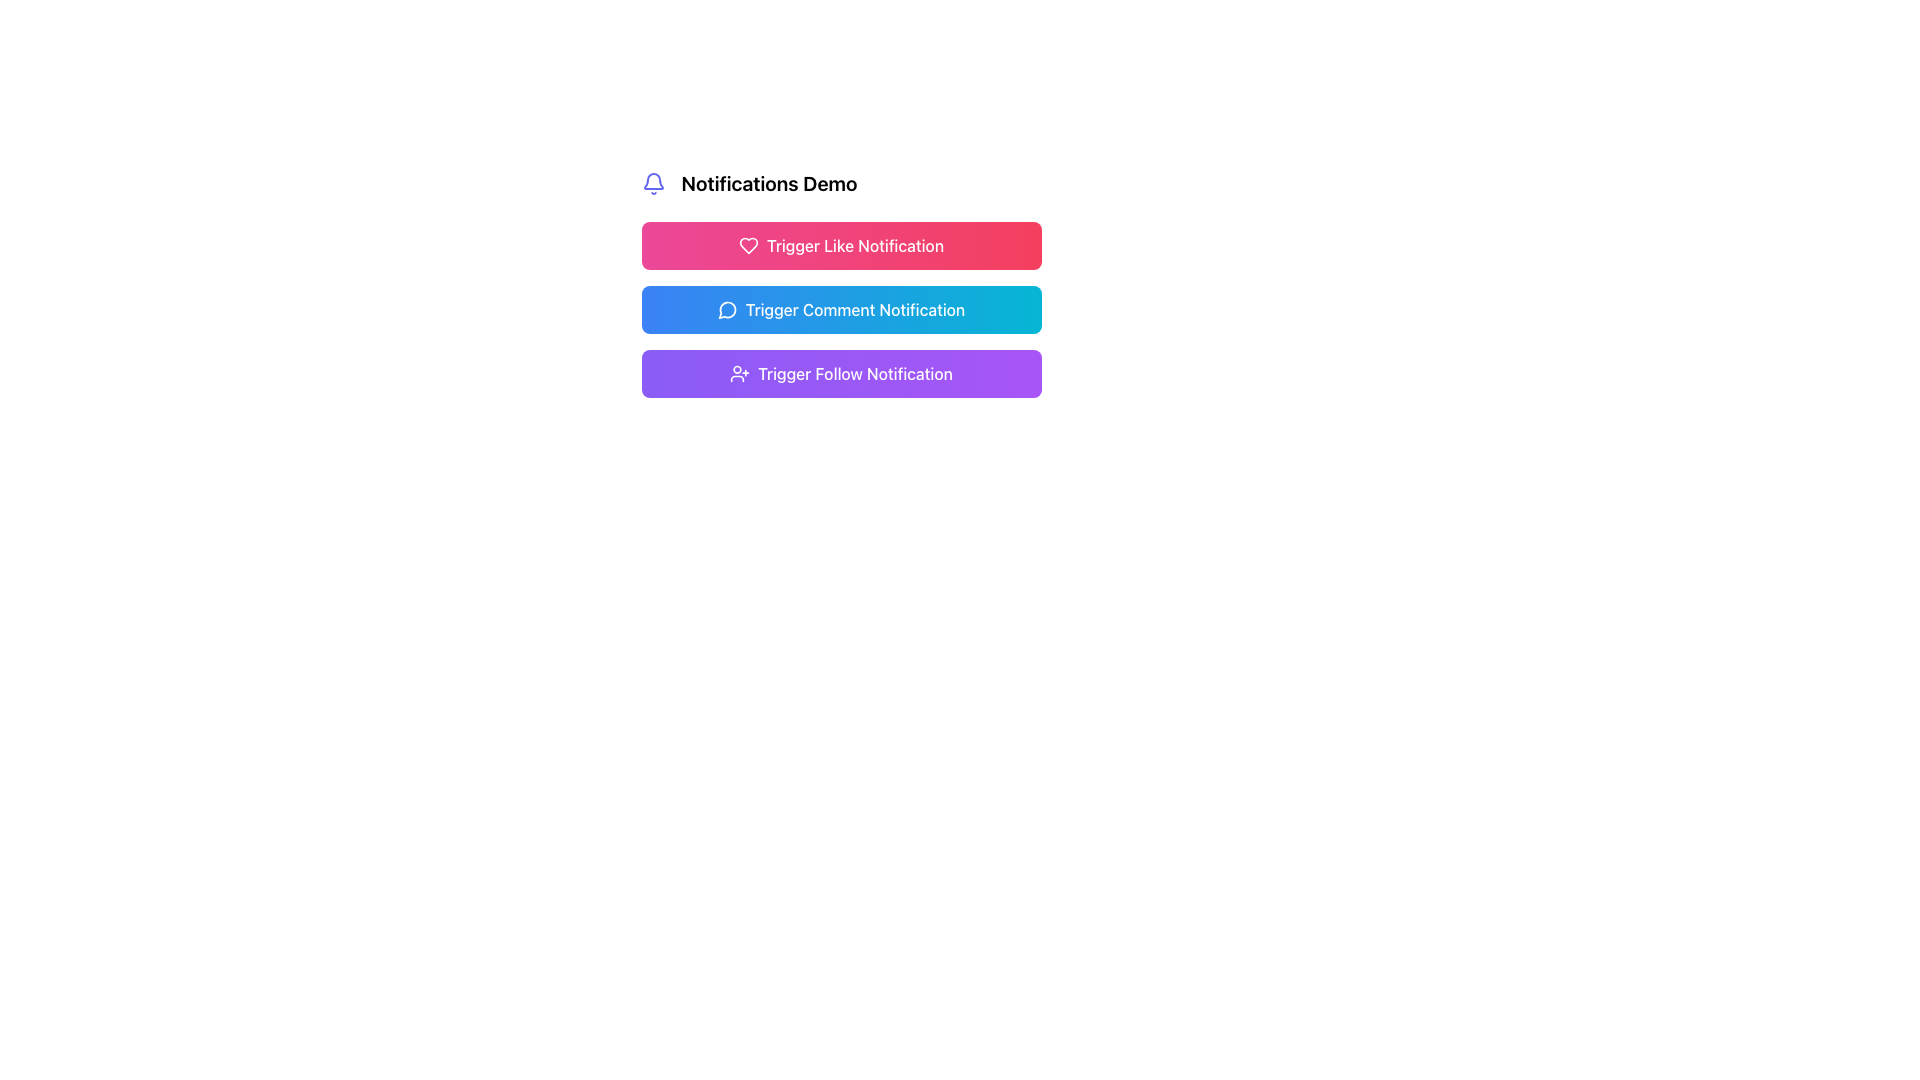 This screenshot has height=1080, width=1920. Describe the element at coordinates (855, 374) in the screenshot. I see `the text label within the third button in the vertically arranged list, which conveys the action of triggering a follow notification` at that location.